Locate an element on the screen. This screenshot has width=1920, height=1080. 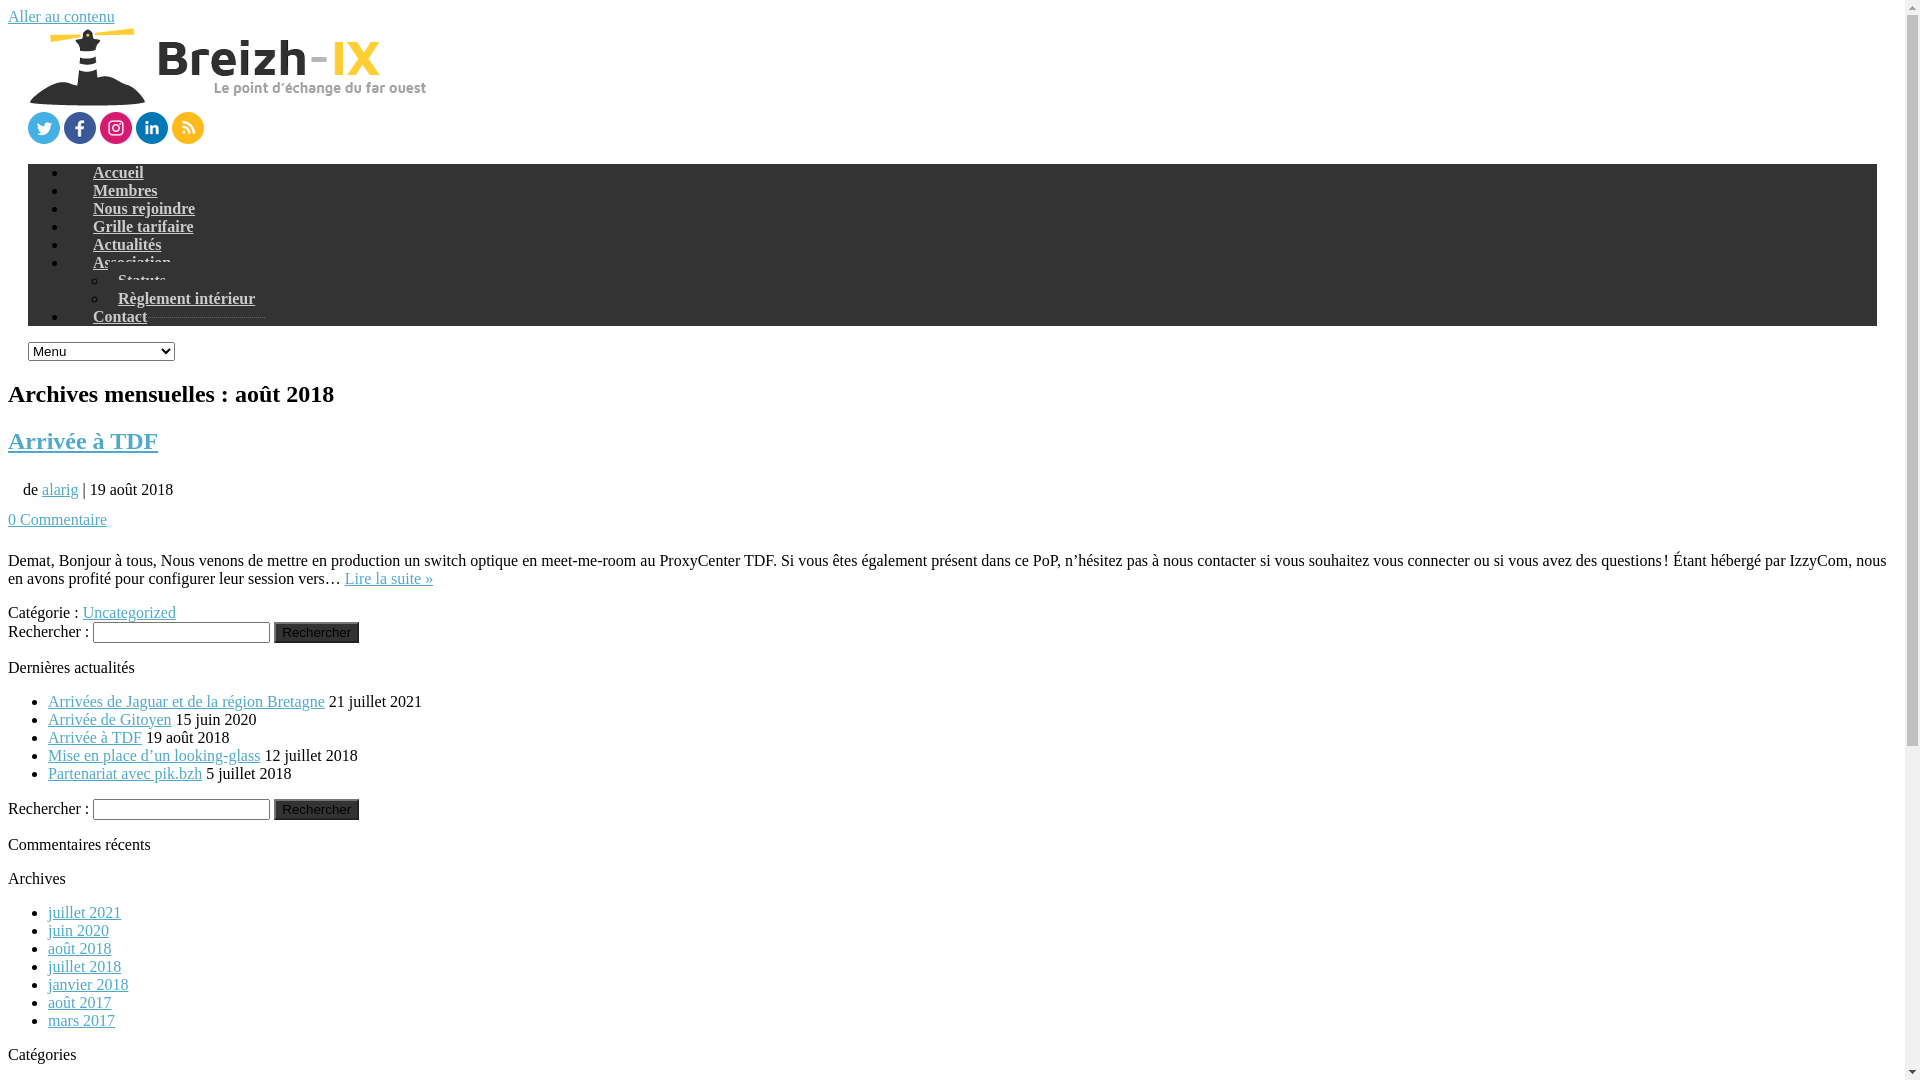
'Uncategorized' is located at coordinates (128, 611).